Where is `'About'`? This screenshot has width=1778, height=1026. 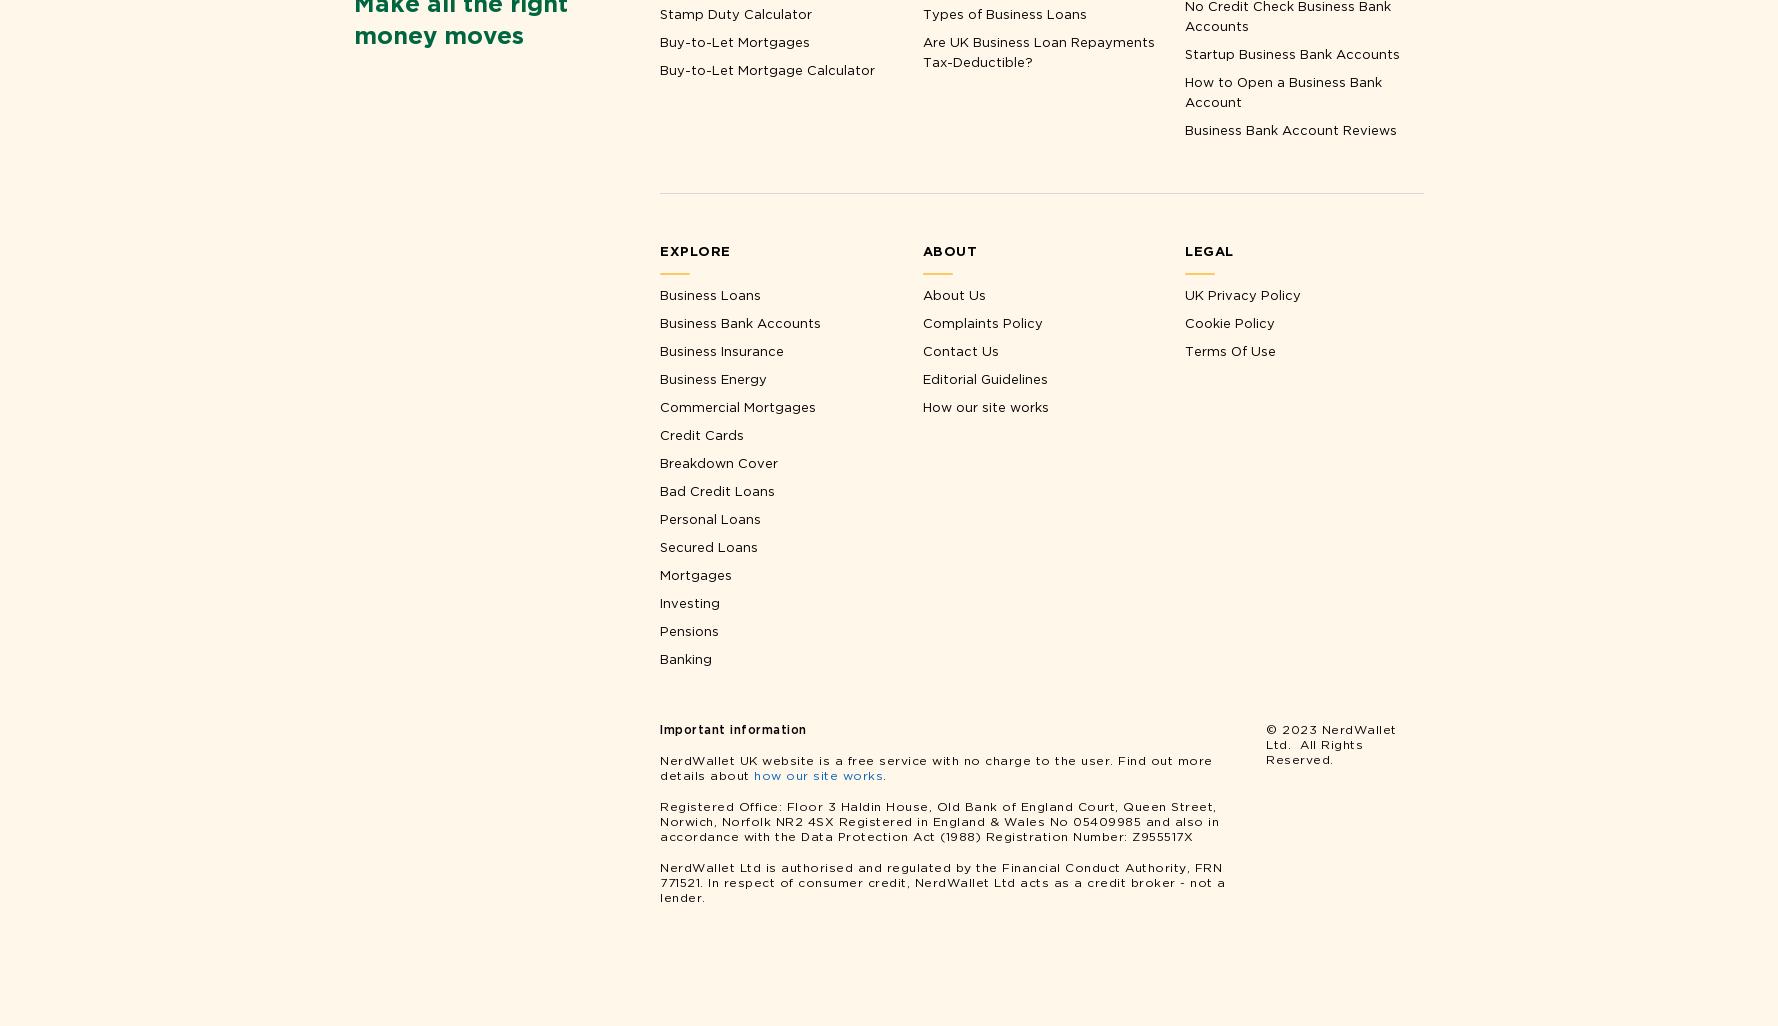 'About' is located at coordinates (949, 250).